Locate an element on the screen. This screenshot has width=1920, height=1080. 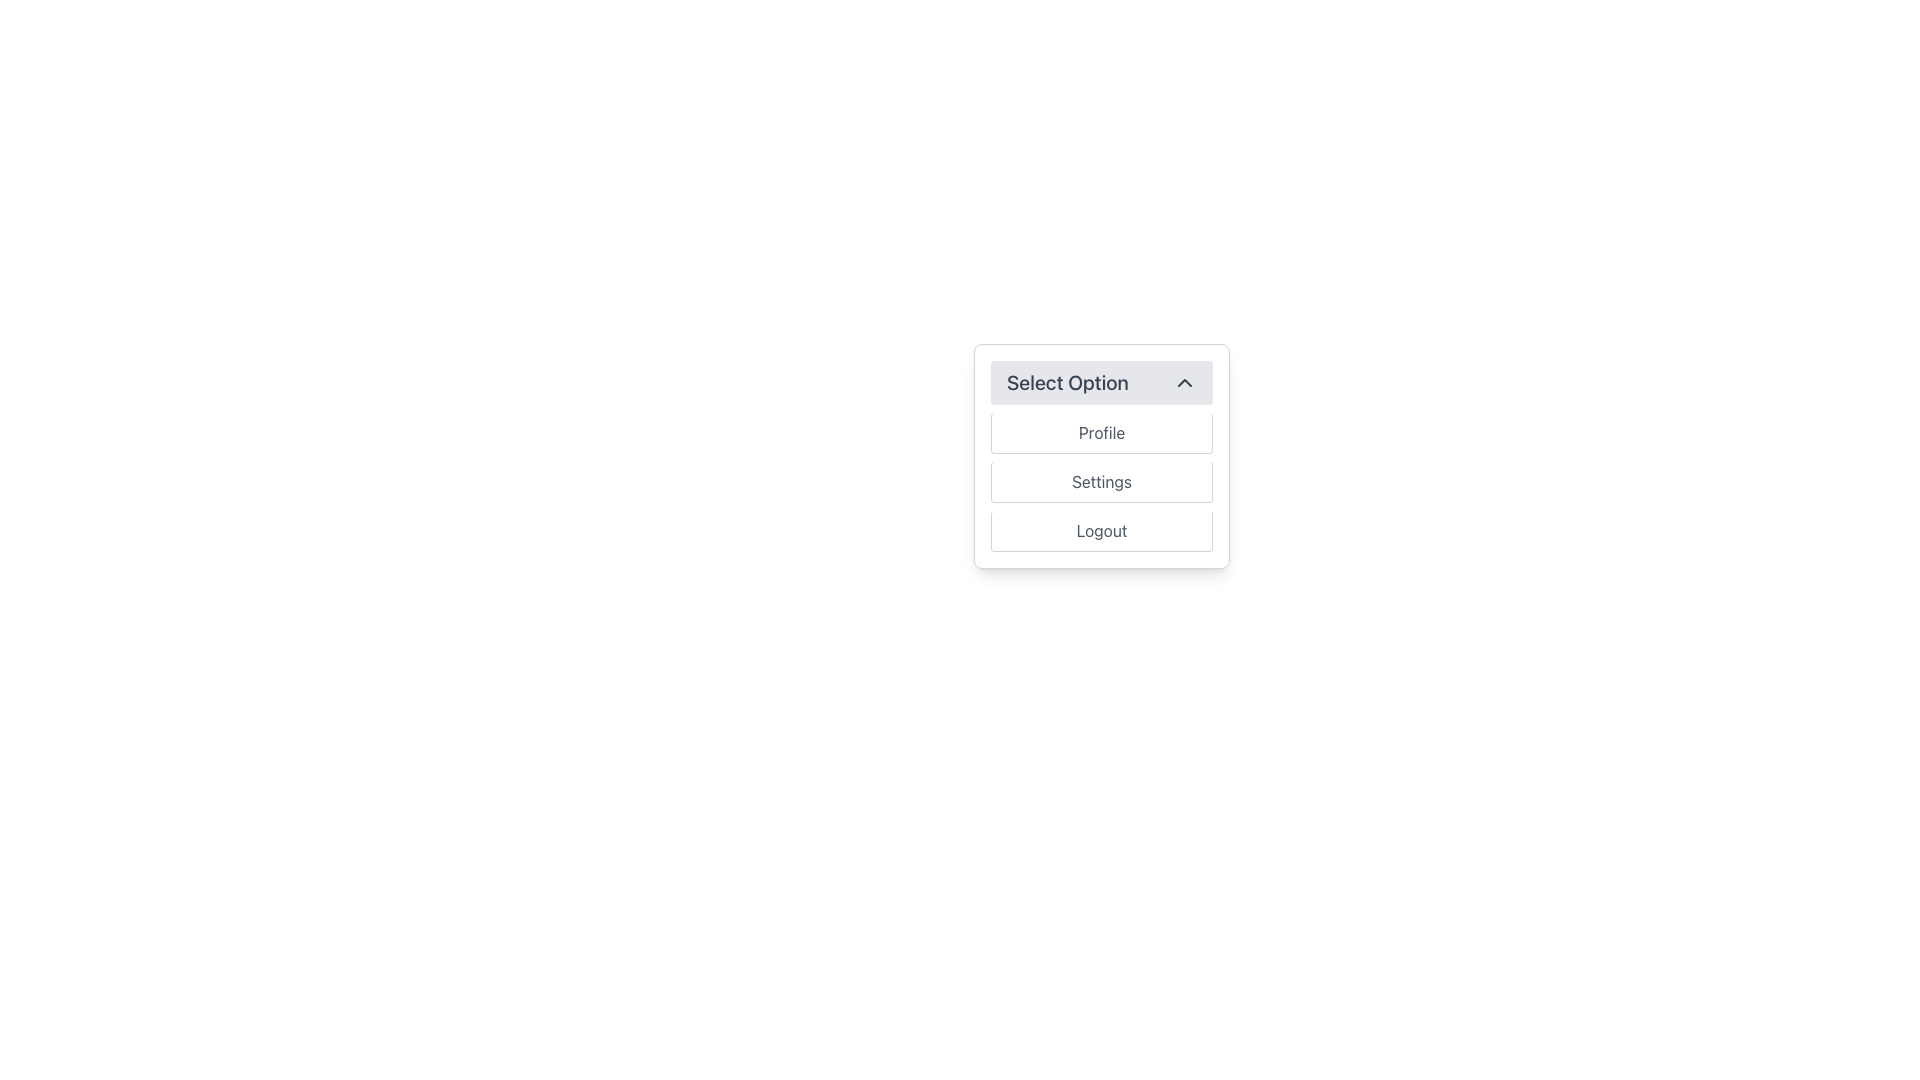
the 'Settings' menu item, which is the second option in the dropdown menu under 'Select Option' is located at coordinates (1101, 482).